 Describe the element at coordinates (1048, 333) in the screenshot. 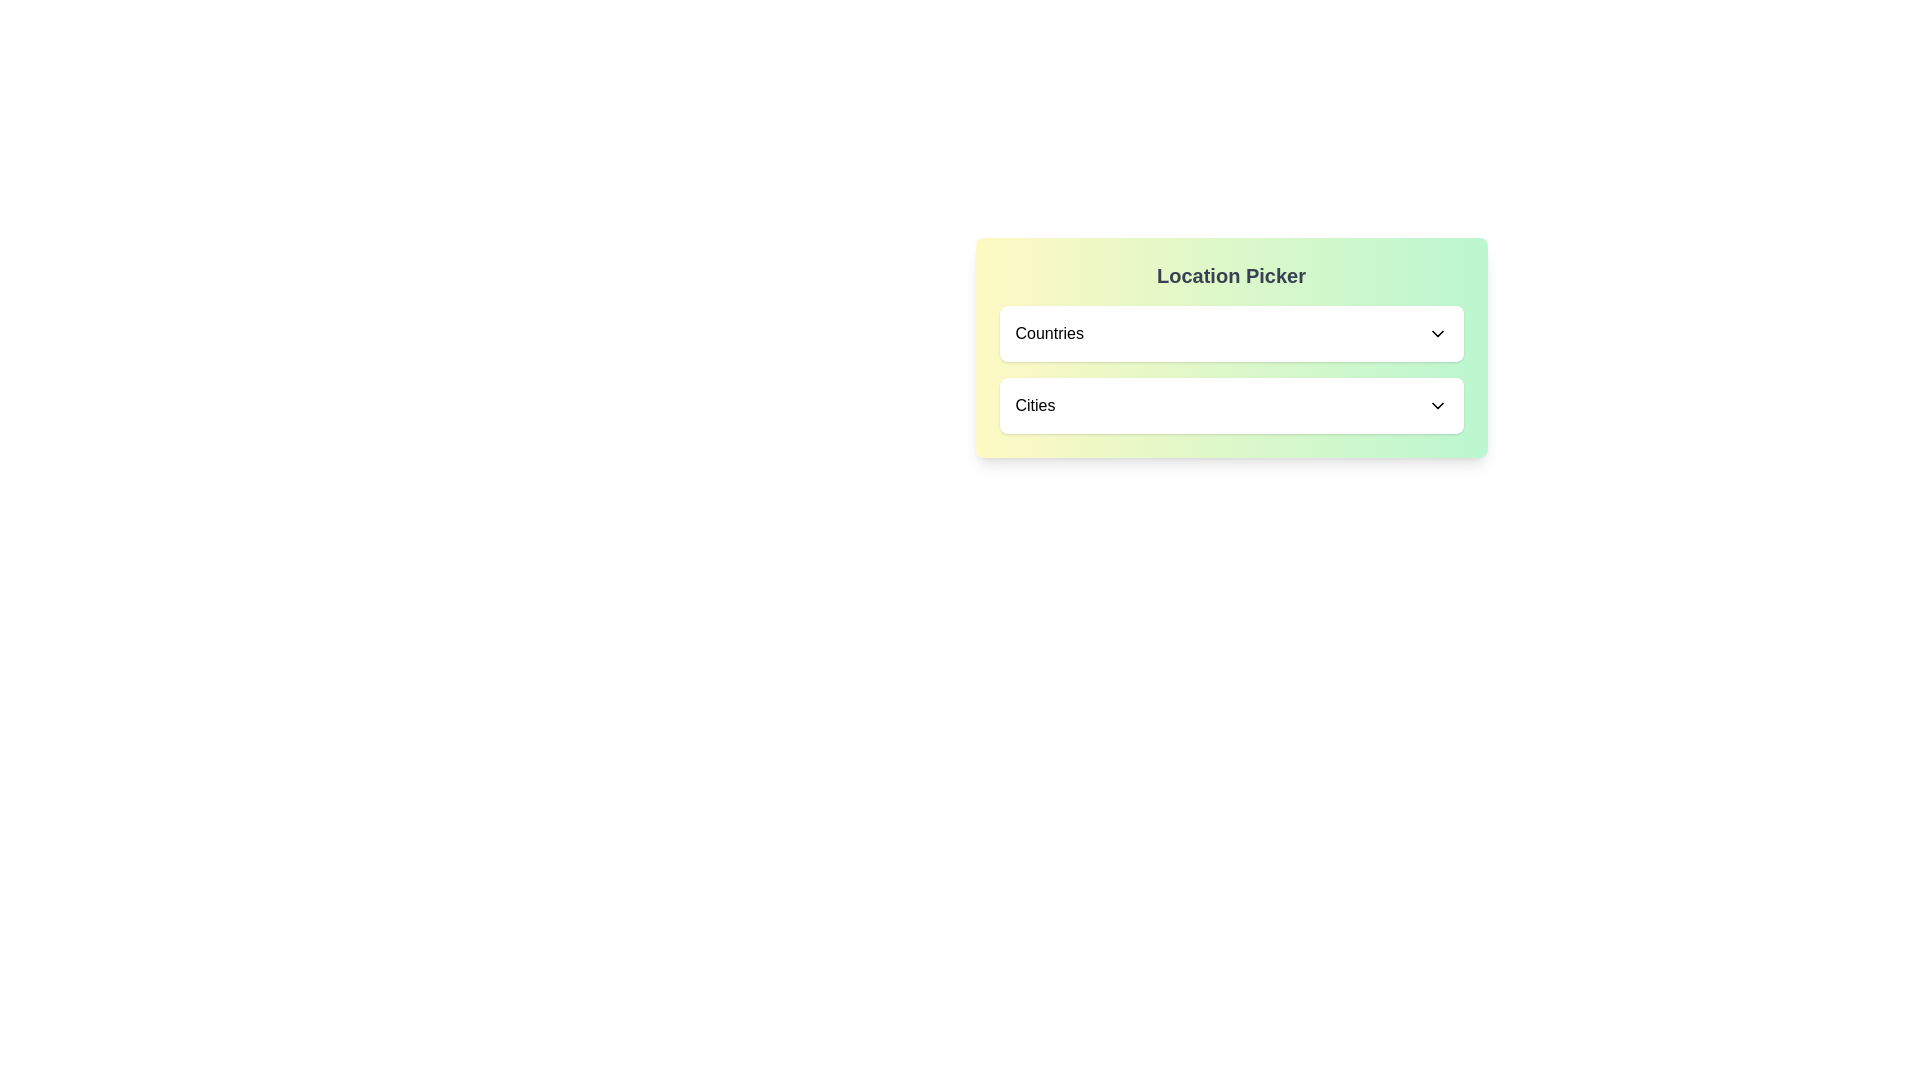

I see `text content of the static text label that displays the current selection for the 'Countries' dropdown menu, located at the top-left corner of the dropdown` at that location.